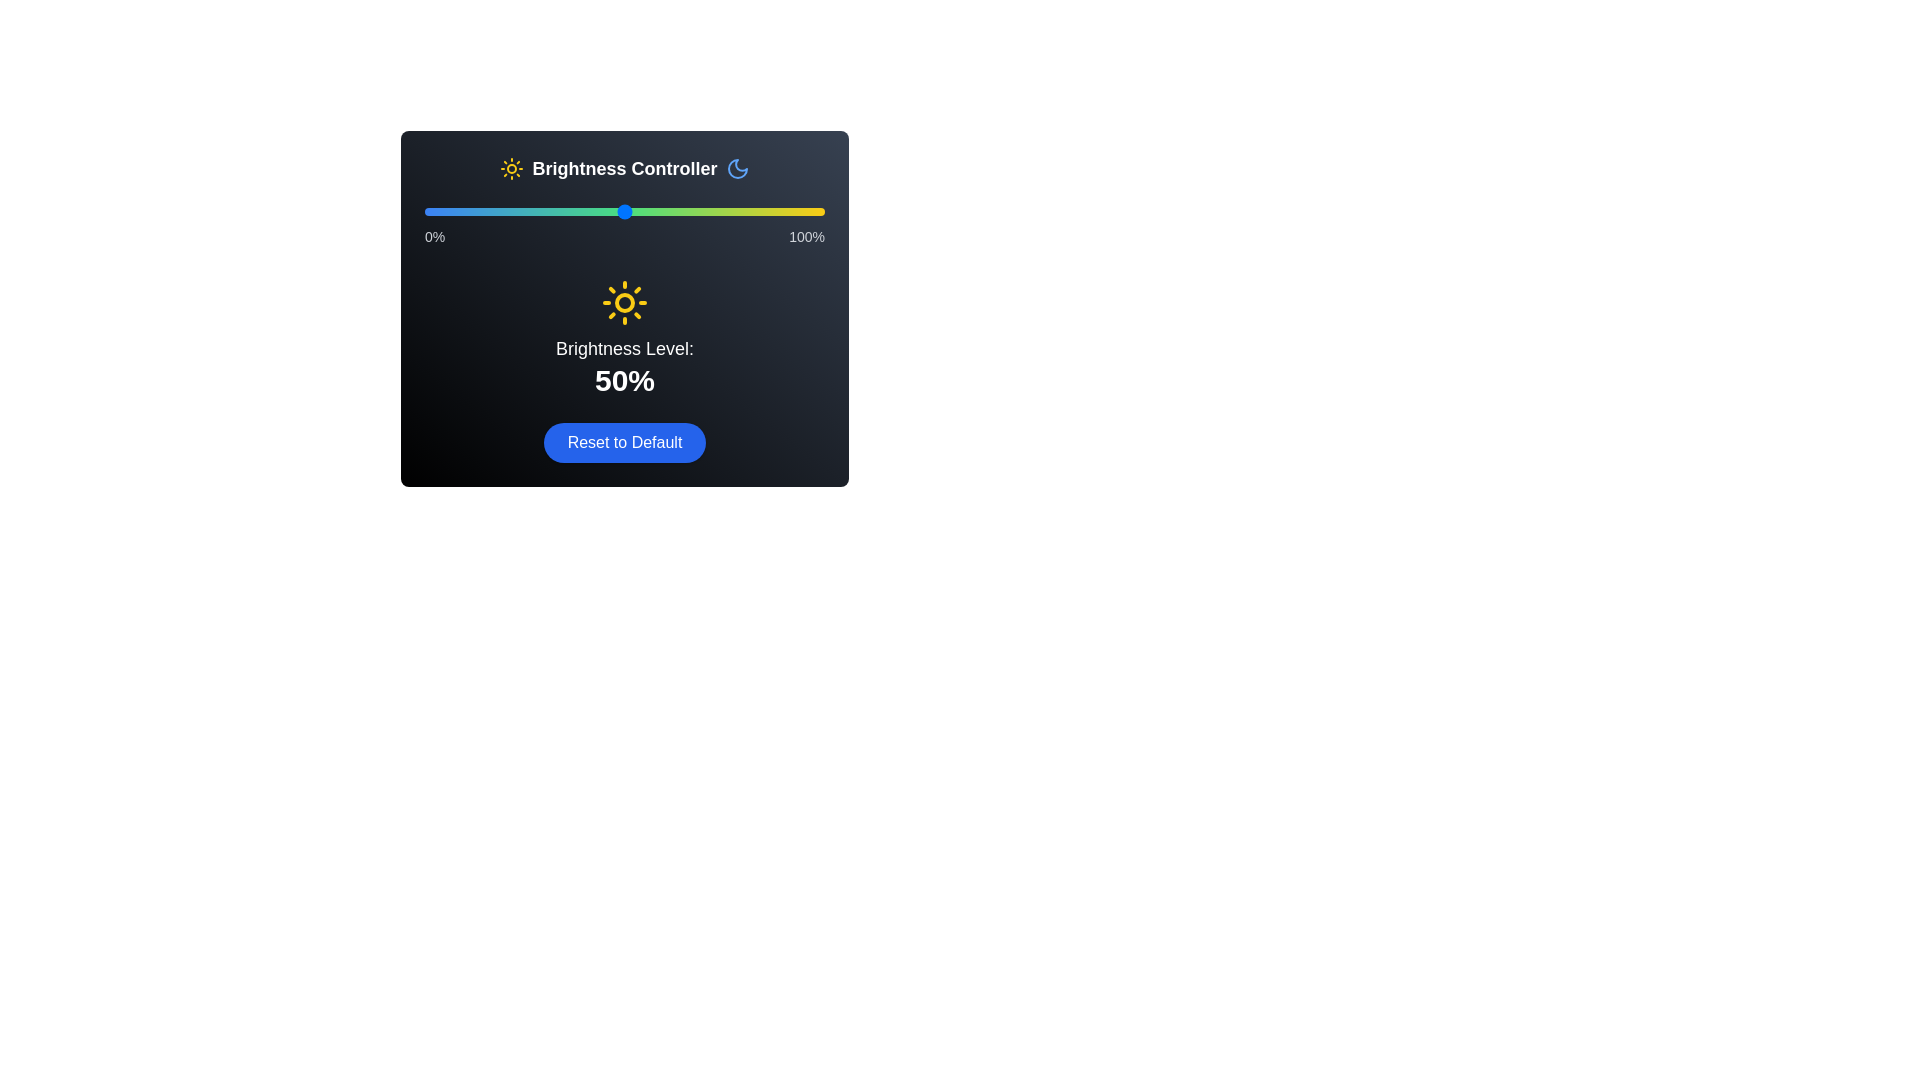 This screenshot has width=1920, height=1080. Describe the element at coordinates (623, 442) in the screenshot. I see `the 'Reset to Default' button to reset the brightness level to 50%` at that location.